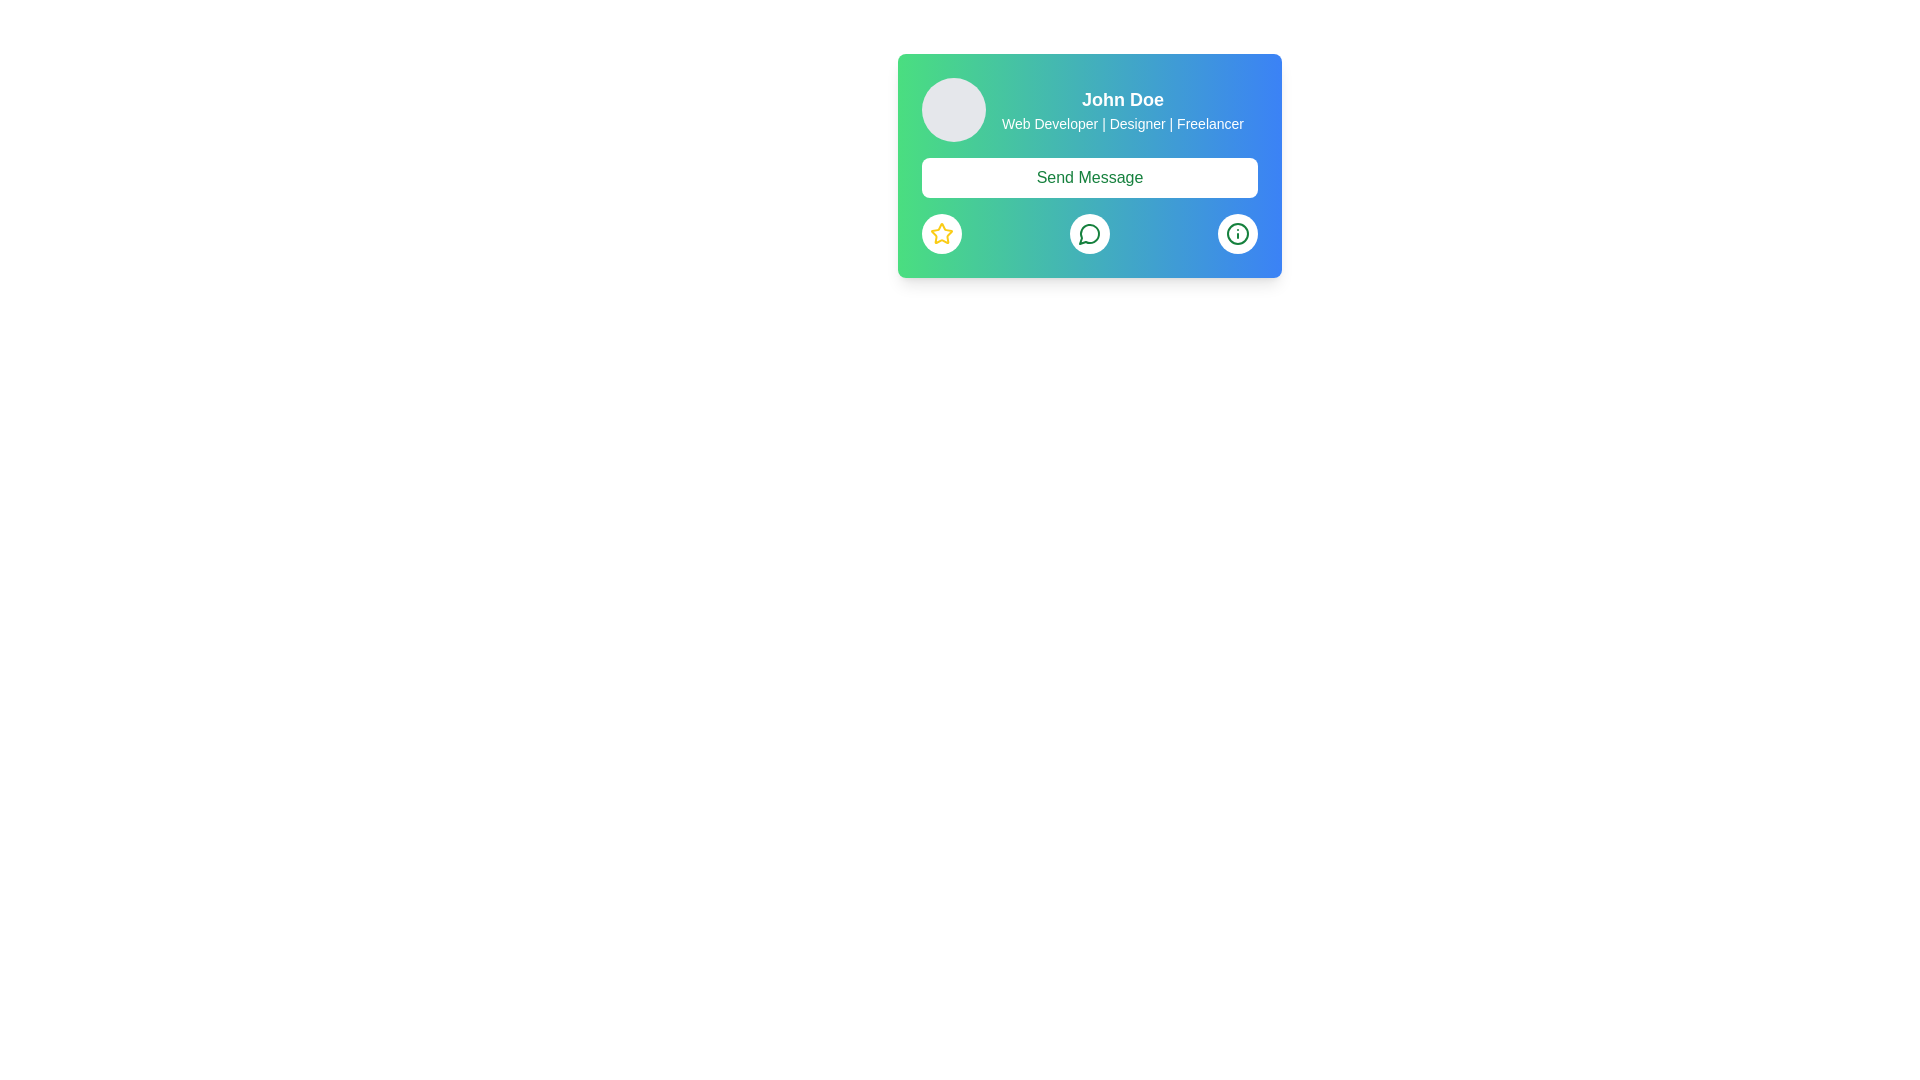 The image size is (1920, 1080). I want to click on the circular green outlined icon located at the bottom right of the user profile card, which has a central dot-like feature, so click(1237, 233).